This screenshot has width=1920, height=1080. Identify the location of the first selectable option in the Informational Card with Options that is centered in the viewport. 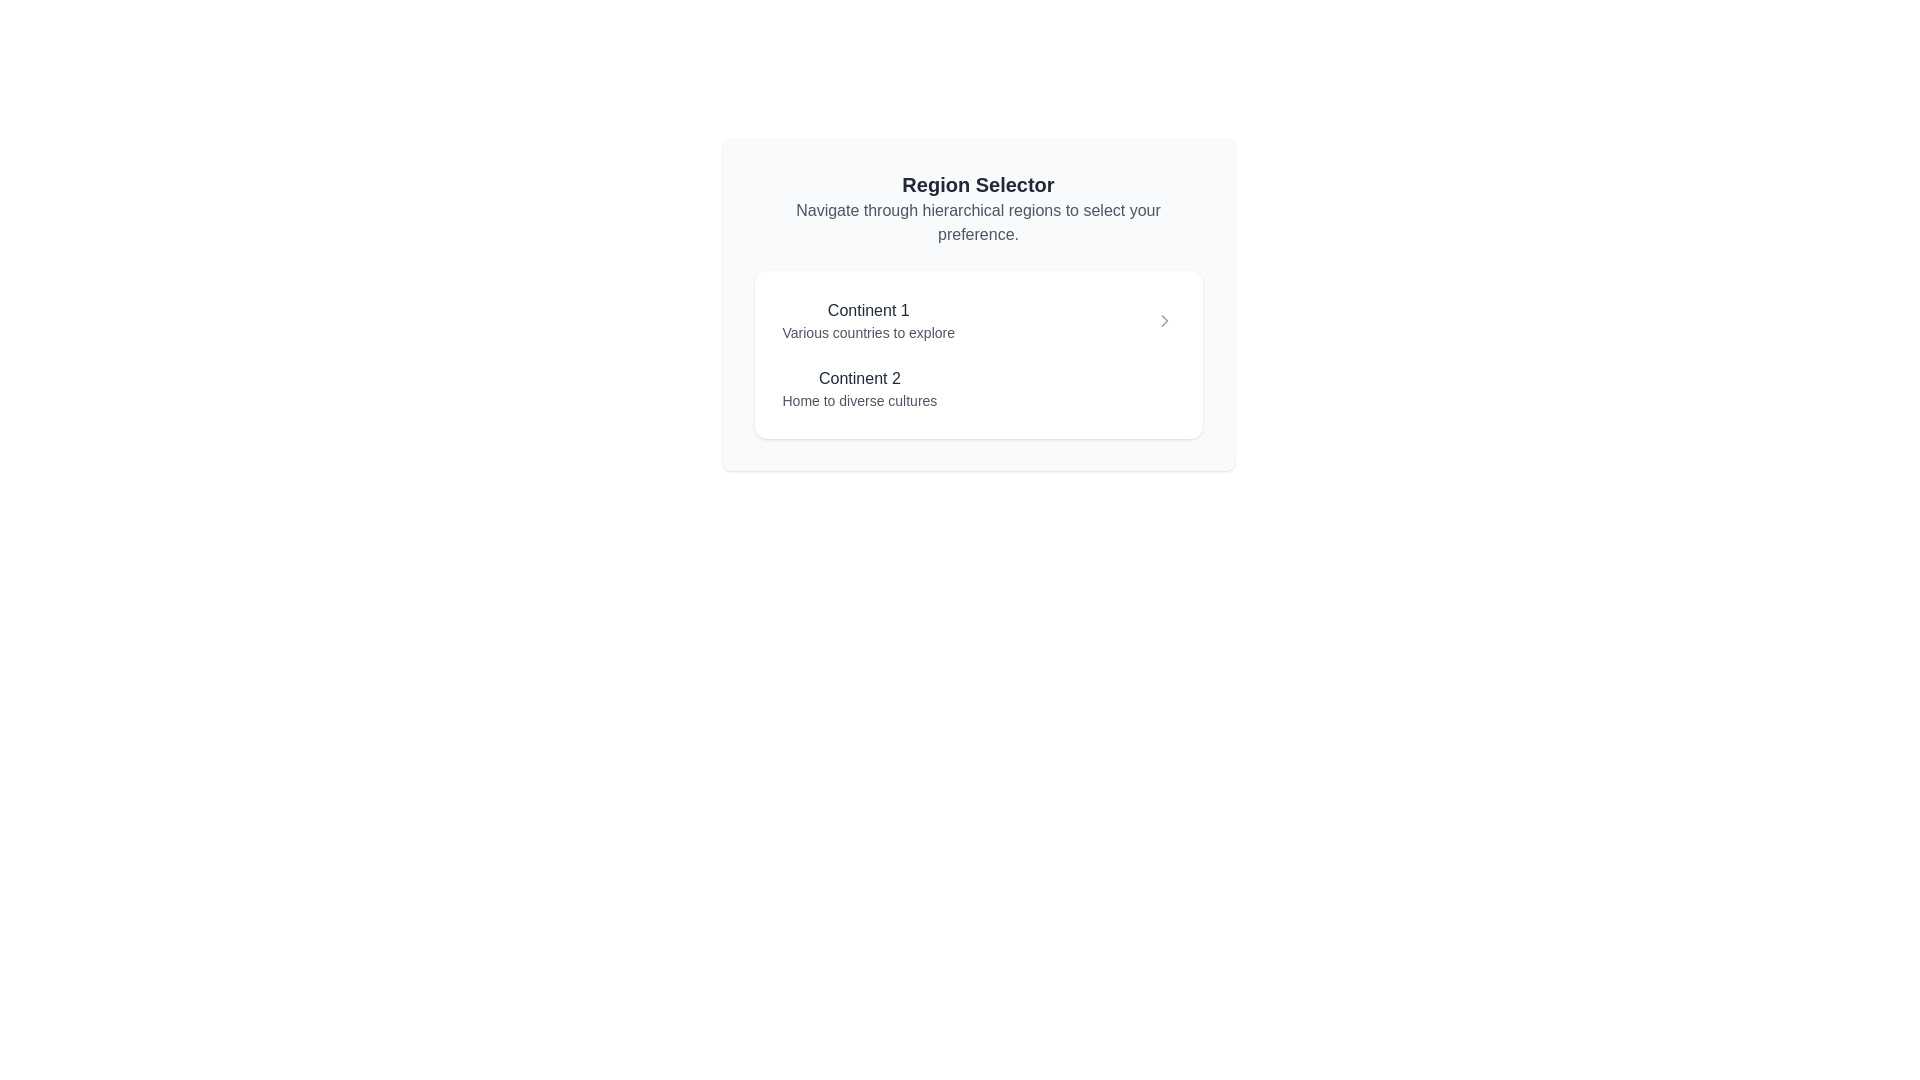
(978, 304).